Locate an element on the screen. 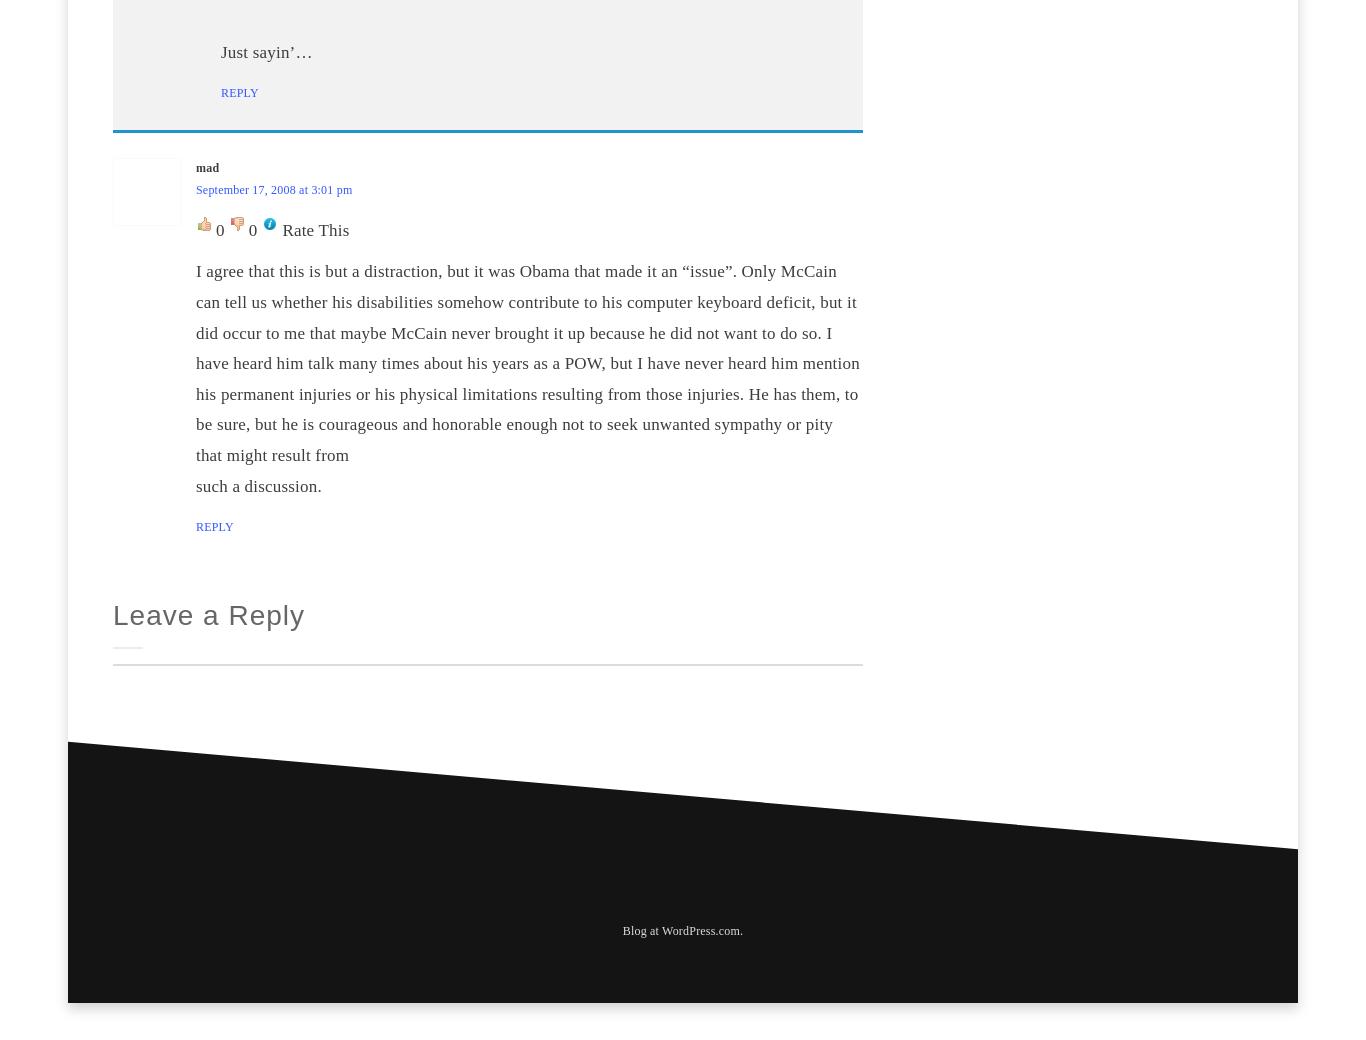 The width and height of the screenshot is (1366, 1040). 'Just sayin’…' is located at coordinates (266, 50).